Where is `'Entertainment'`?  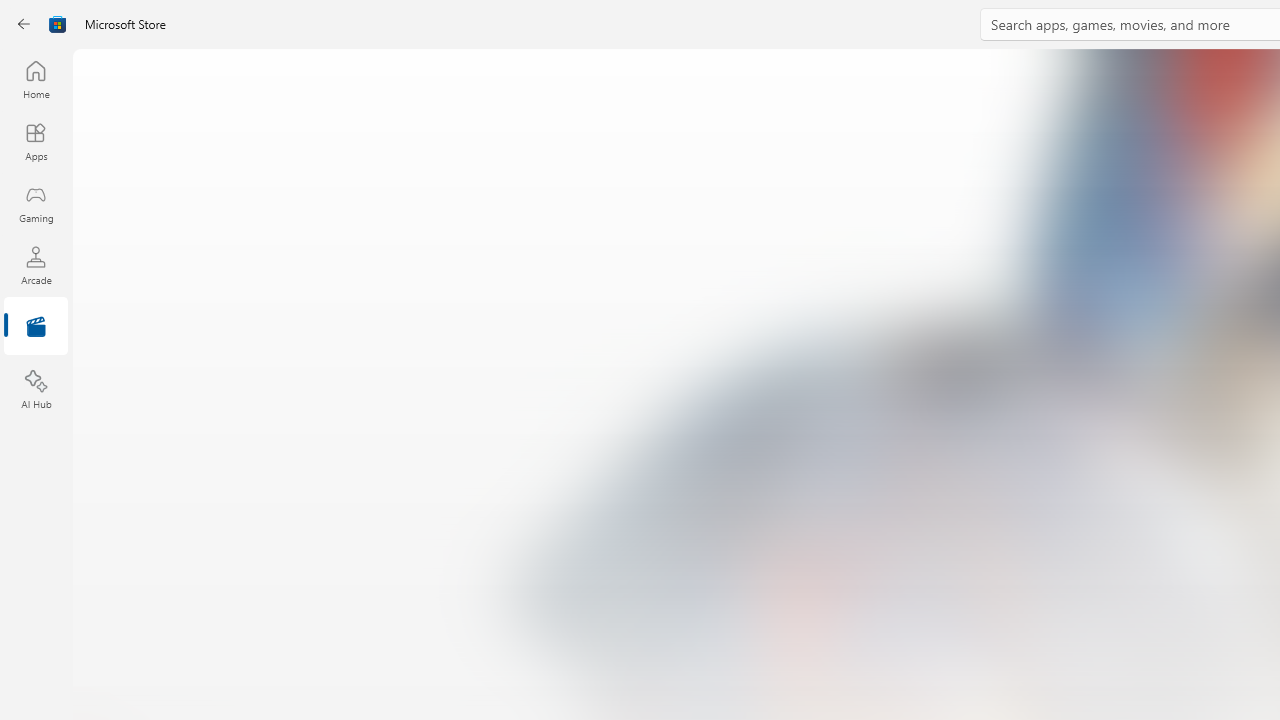 'Entertainment' is located at coordinates (35, 326).